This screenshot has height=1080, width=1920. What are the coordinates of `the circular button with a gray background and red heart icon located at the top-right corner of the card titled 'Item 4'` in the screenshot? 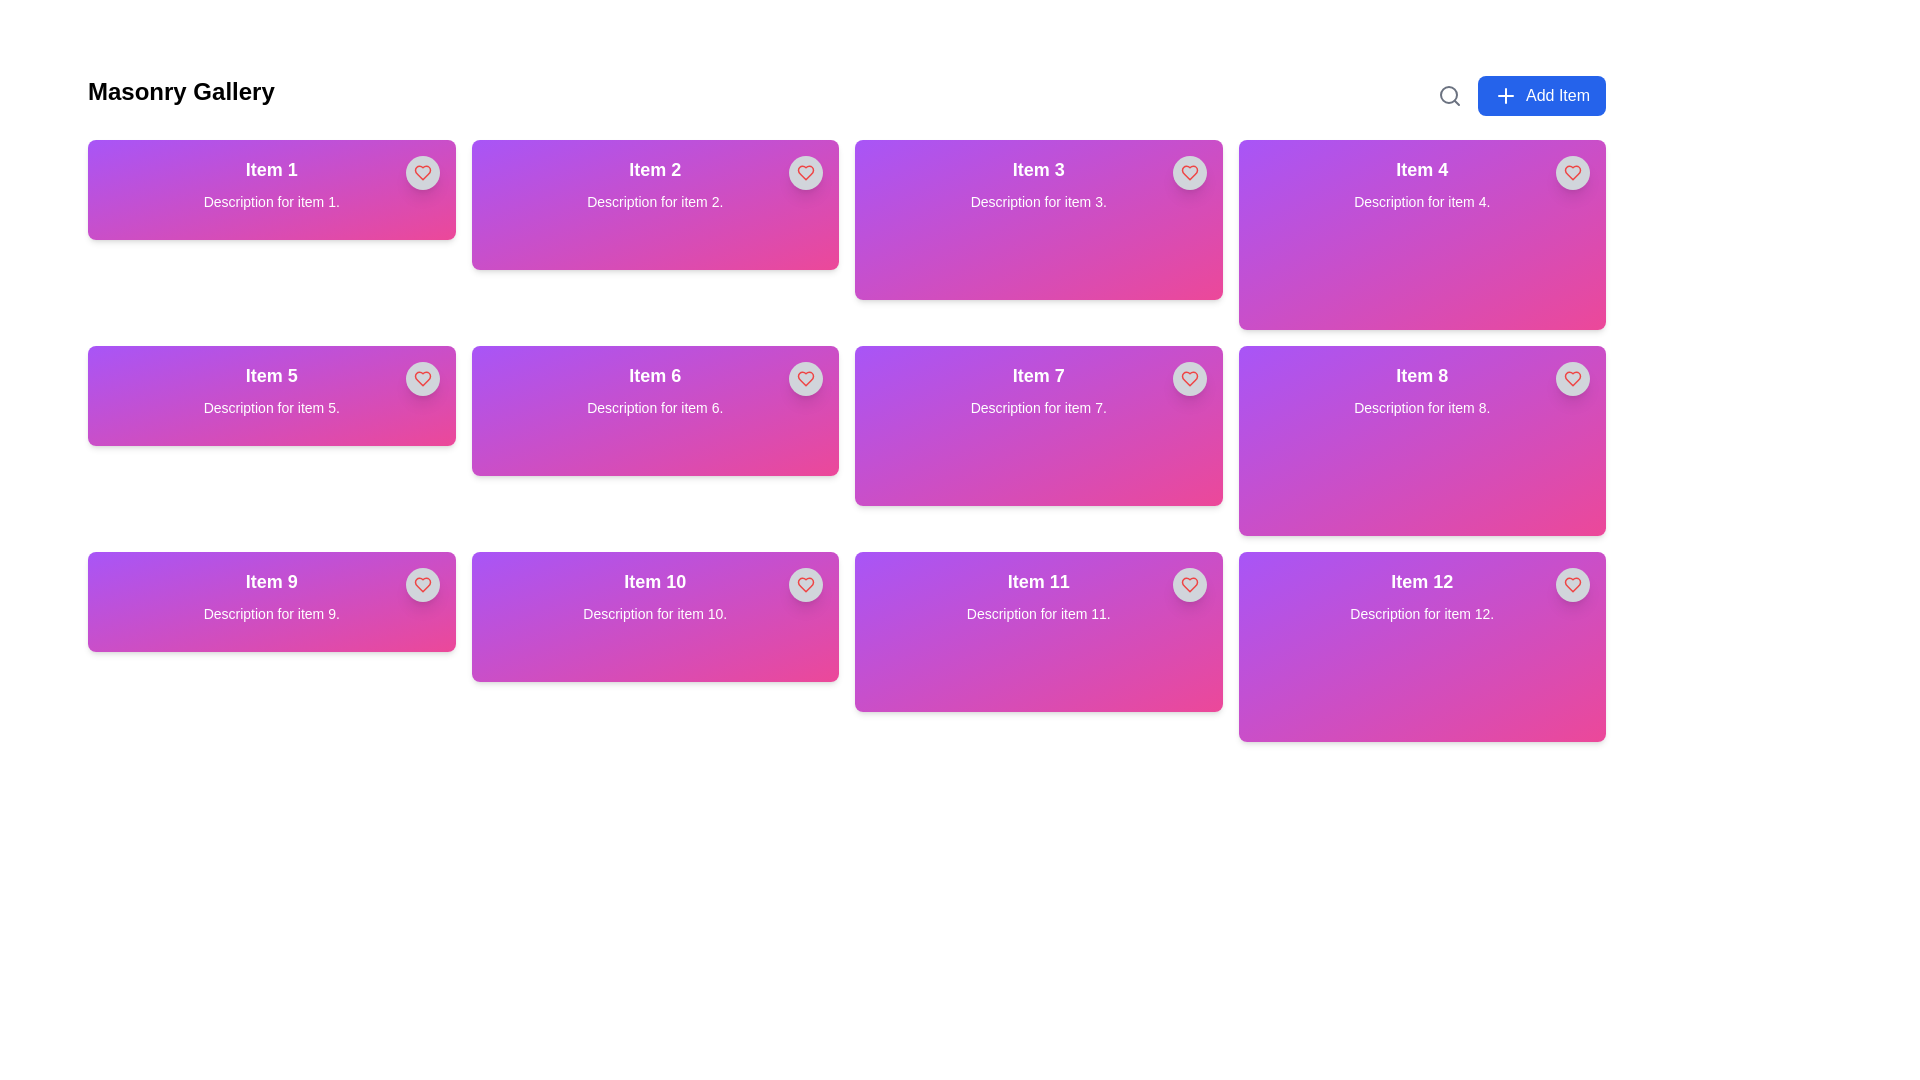 It's located at (1572, 172).